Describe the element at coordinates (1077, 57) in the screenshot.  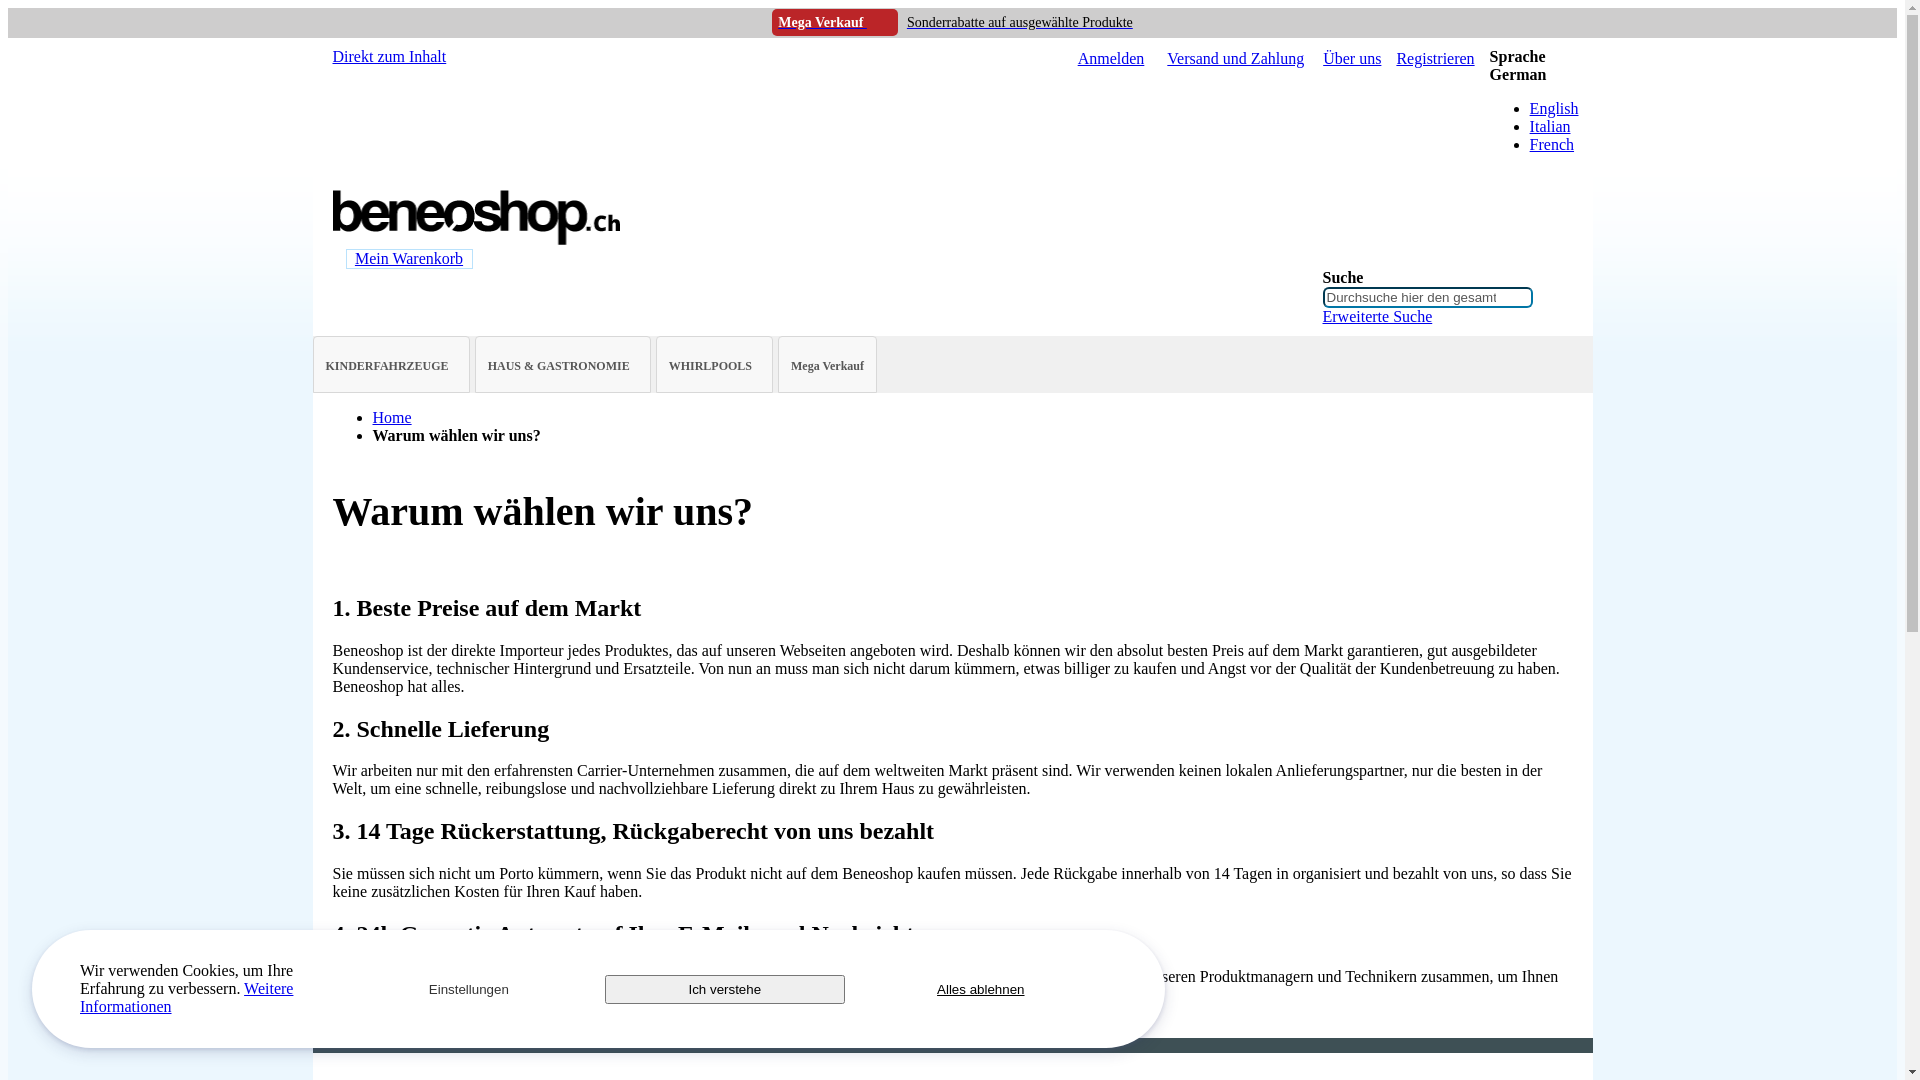
I see `'Anmelden'` at that location.